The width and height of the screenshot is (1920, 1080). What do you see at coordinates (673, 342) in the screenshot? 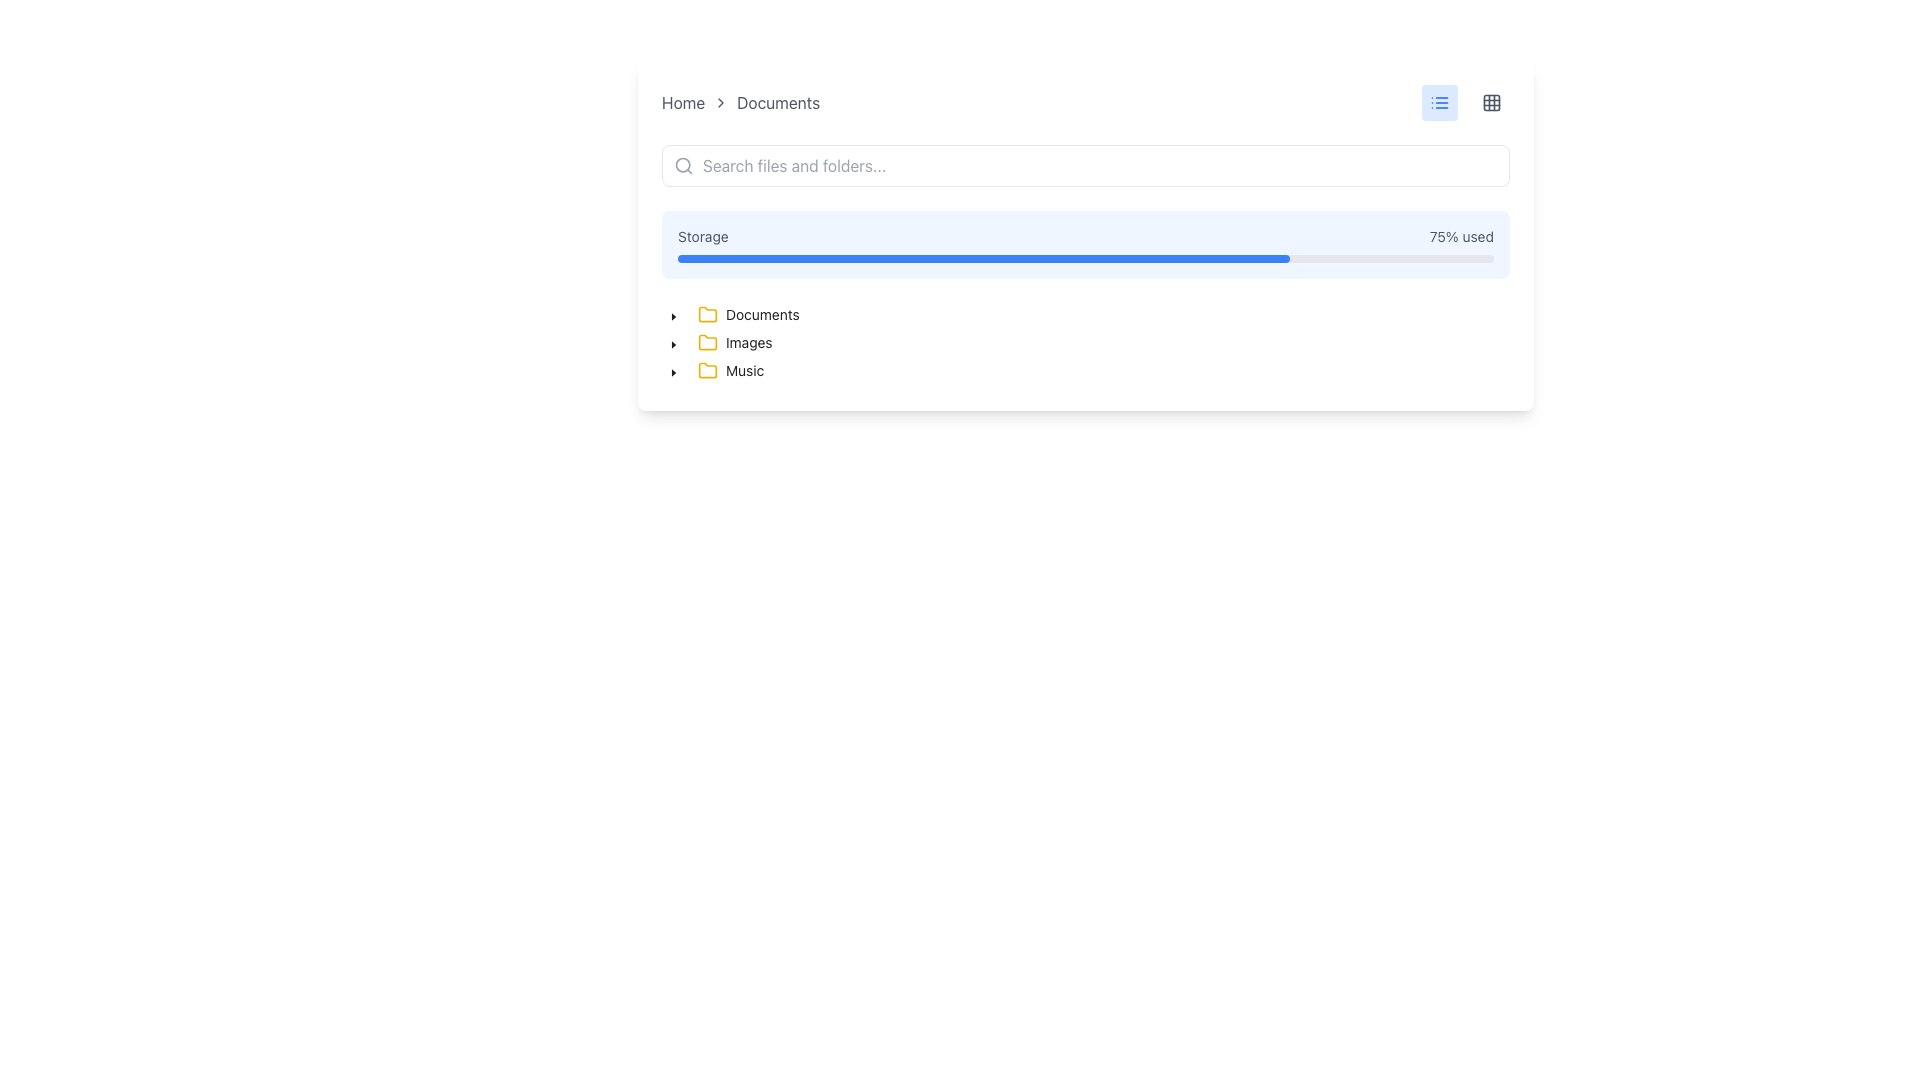
I see `the Disclosure Triangle icon located to the left of the 'Images' folder in the tree structure` at bounding box center [673, 342].